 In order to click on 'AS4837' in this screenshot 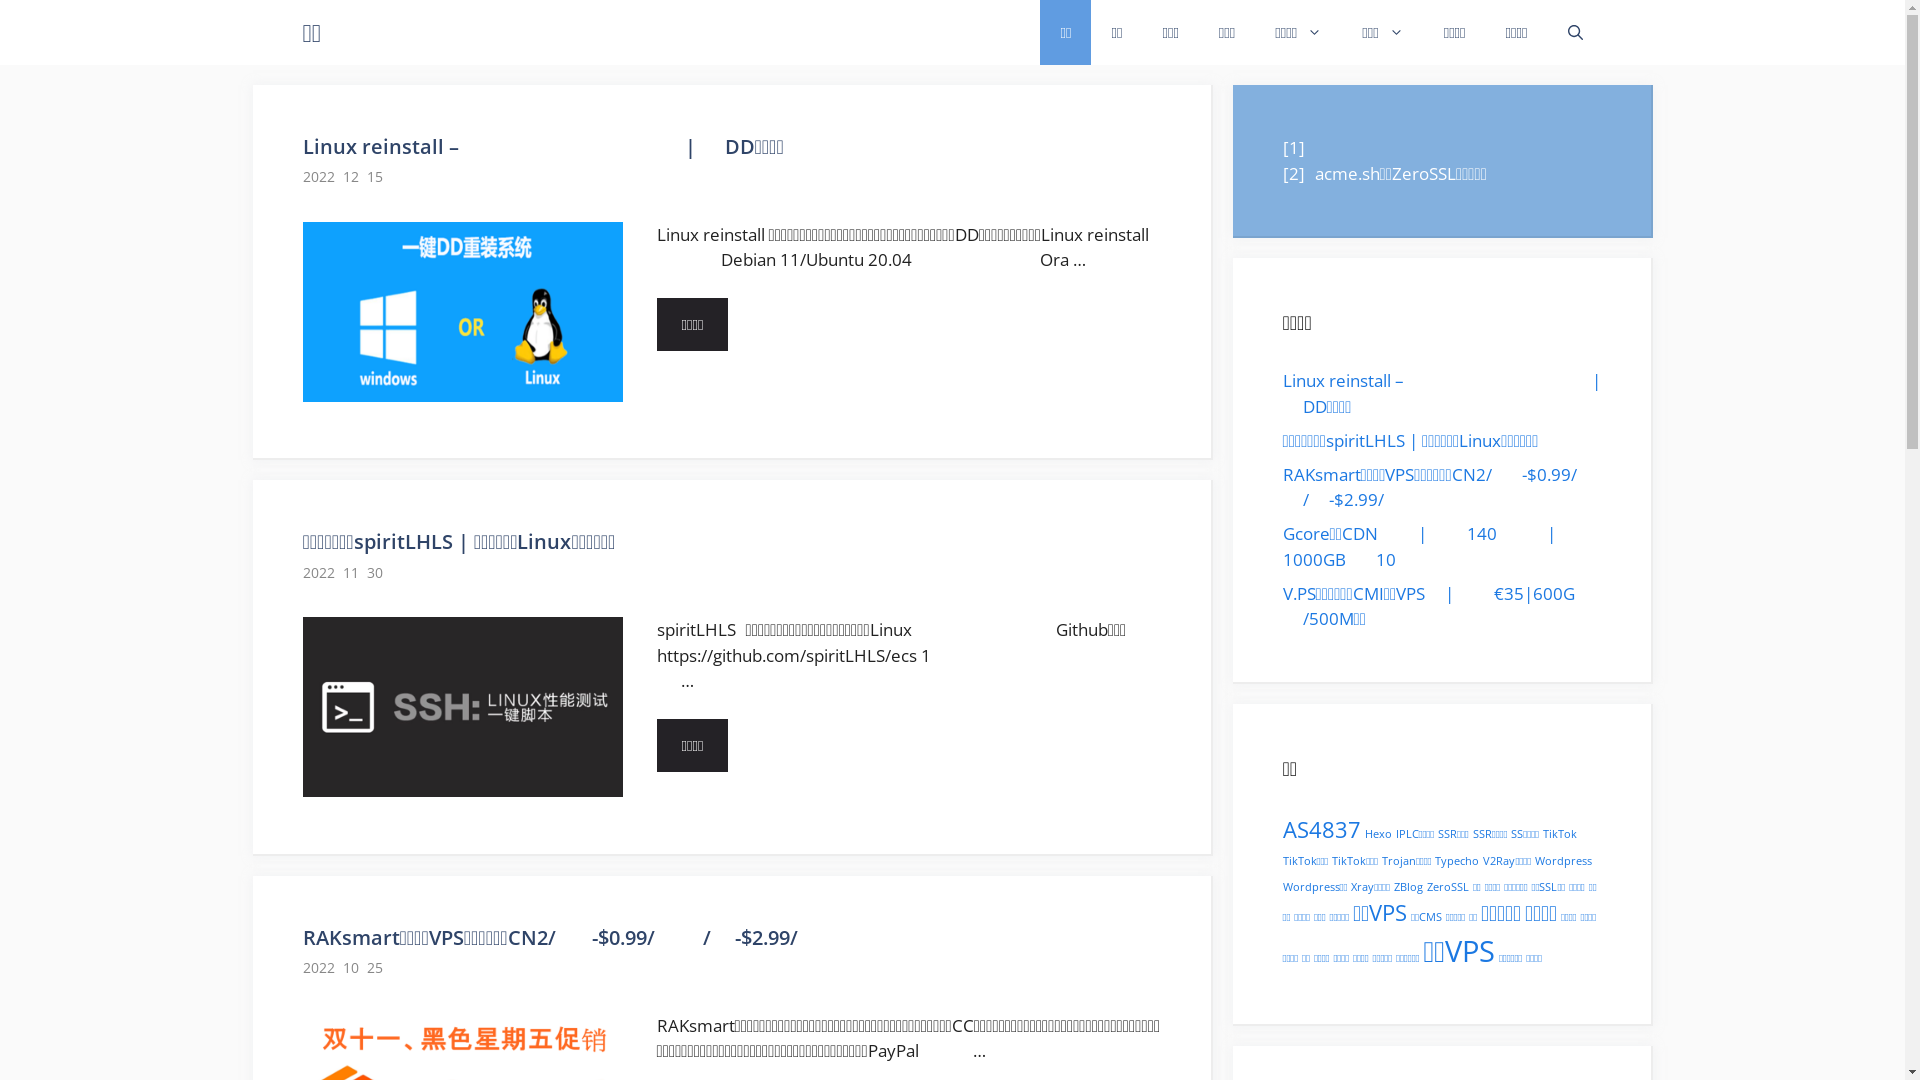, I will do `click(1320, 828)`.